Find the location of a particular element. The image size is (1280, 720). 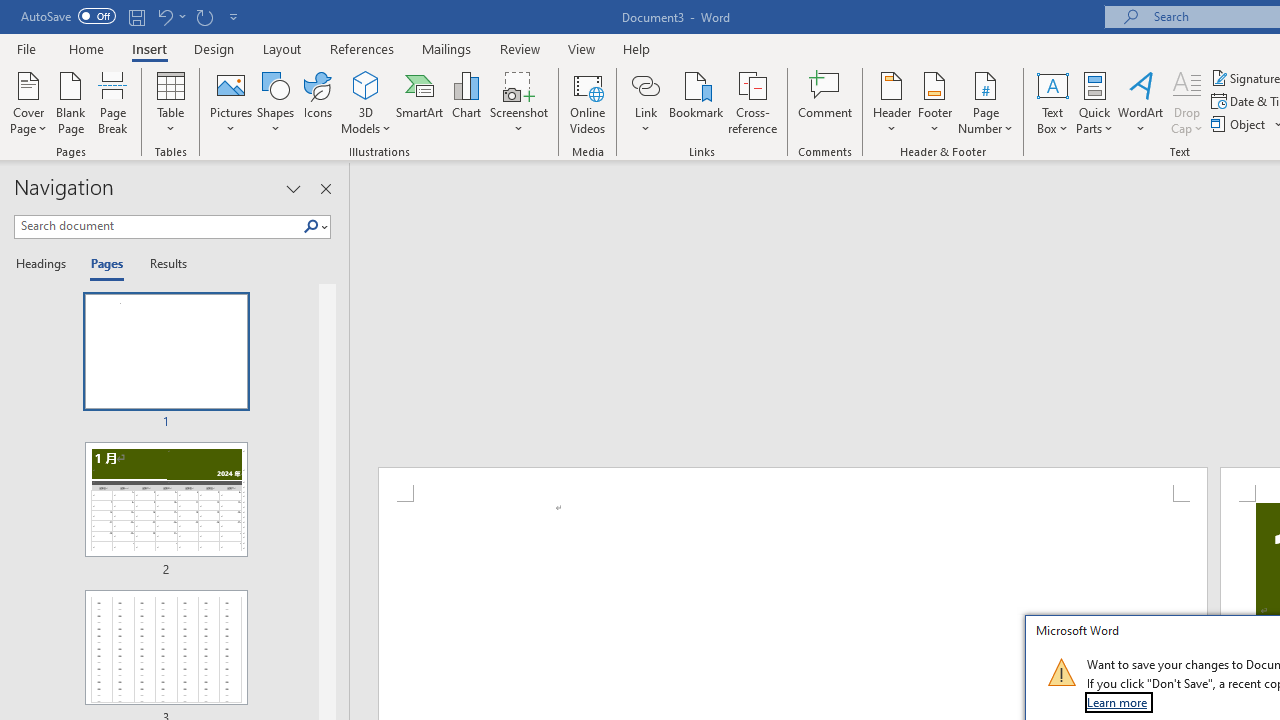

'Footer' is located at coordinates (934, 103).